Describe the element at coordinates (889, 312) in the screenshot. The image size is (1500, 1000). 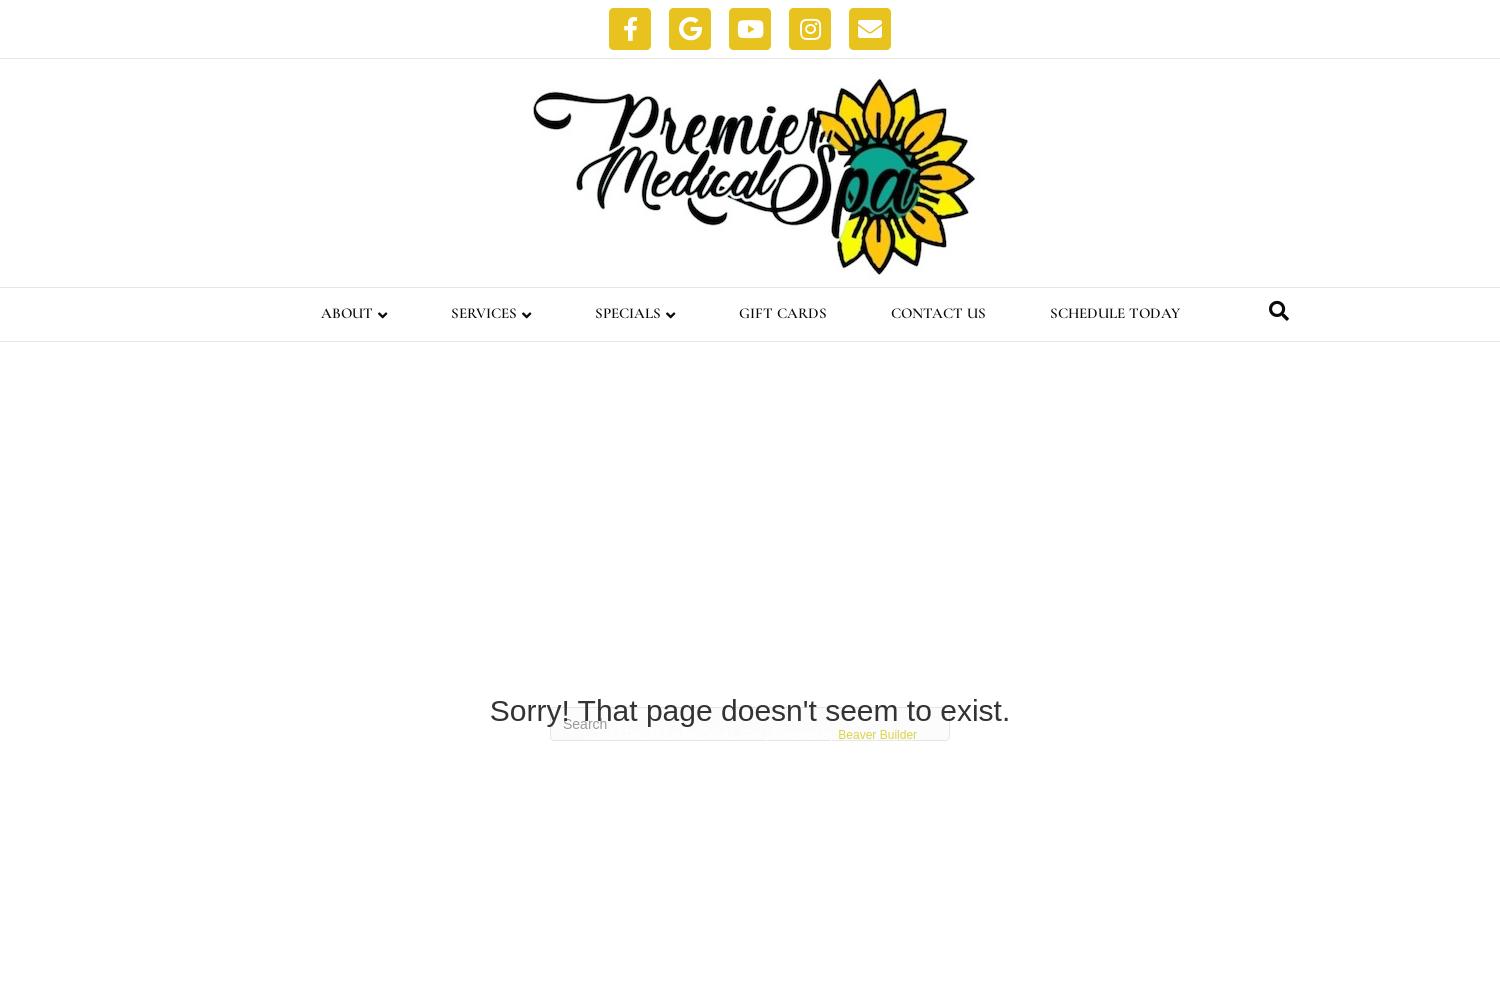
I see `'CONTACT US'` at that location.